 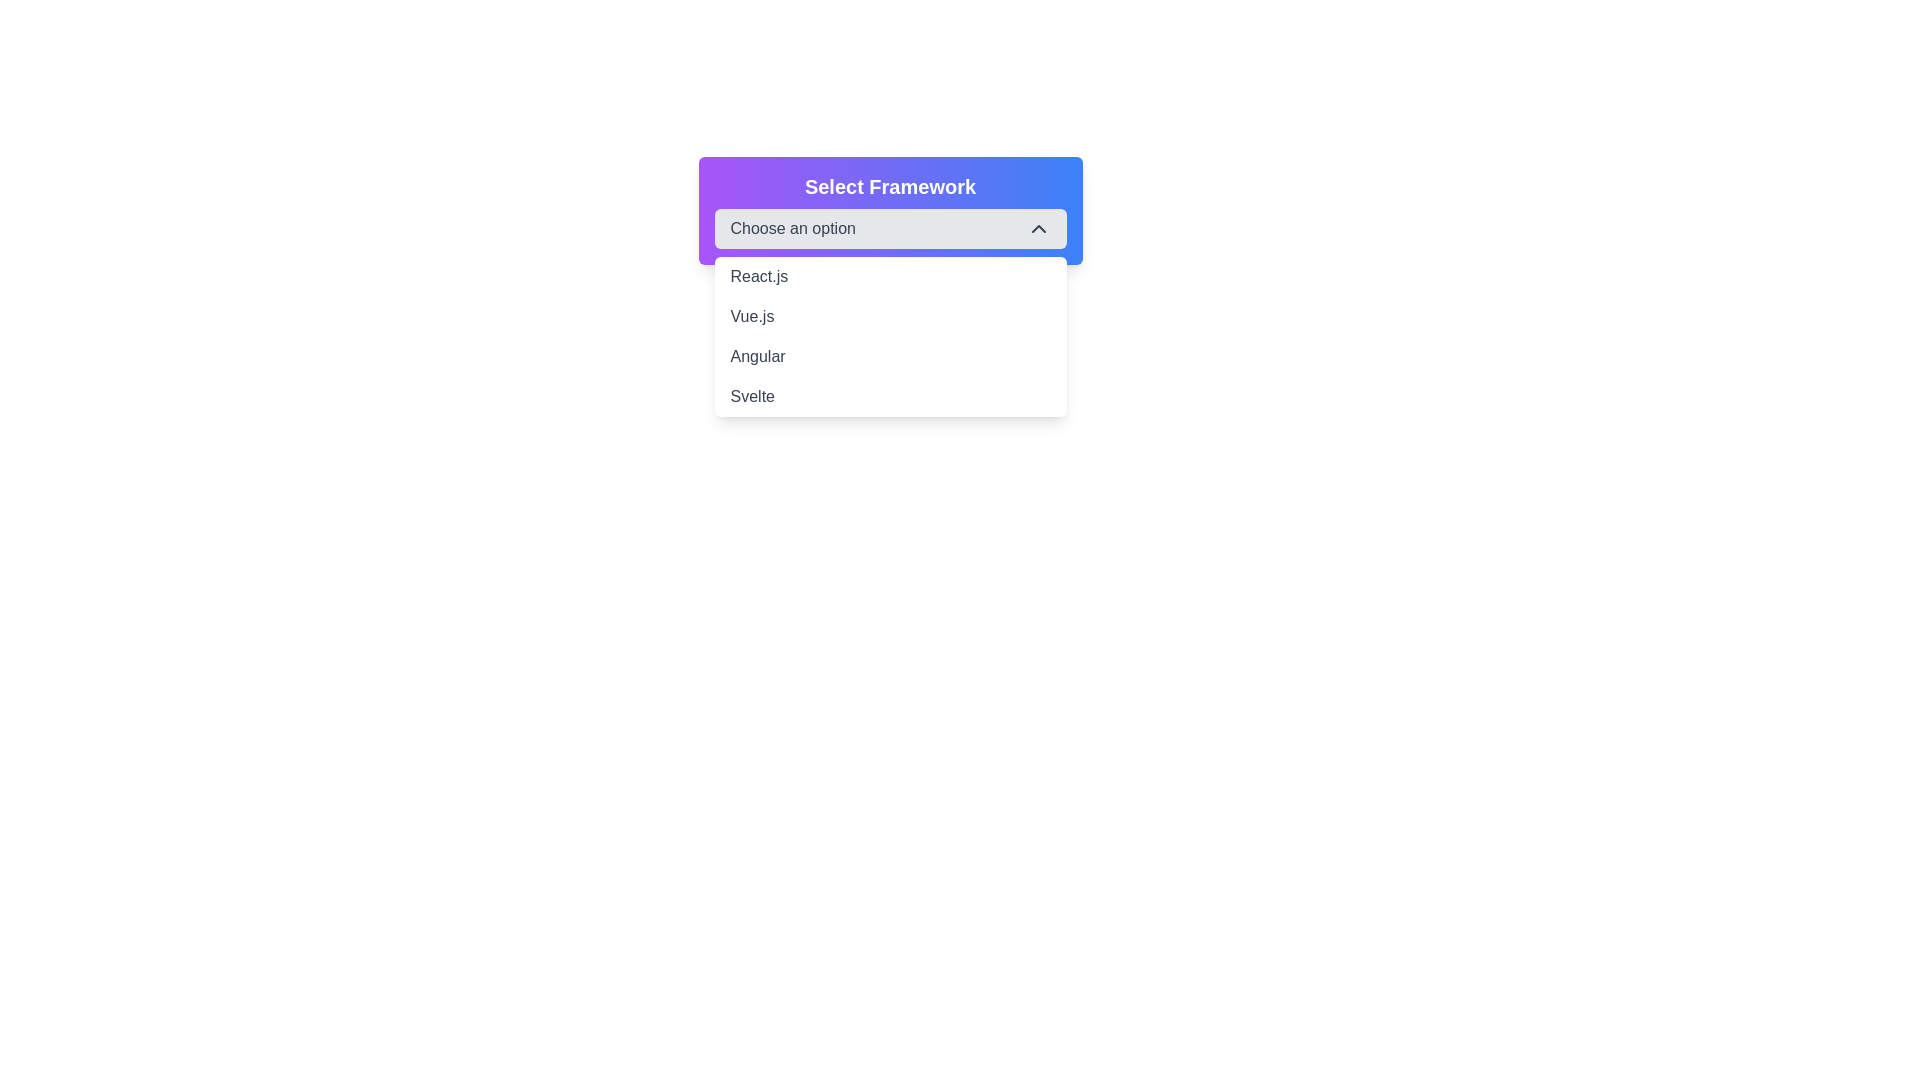 I want to click on the upward-pointing chevron icon located at the right edge of the dropdown area titled 'Choose an option' to receive feedback, so click(x=1038, y=227).